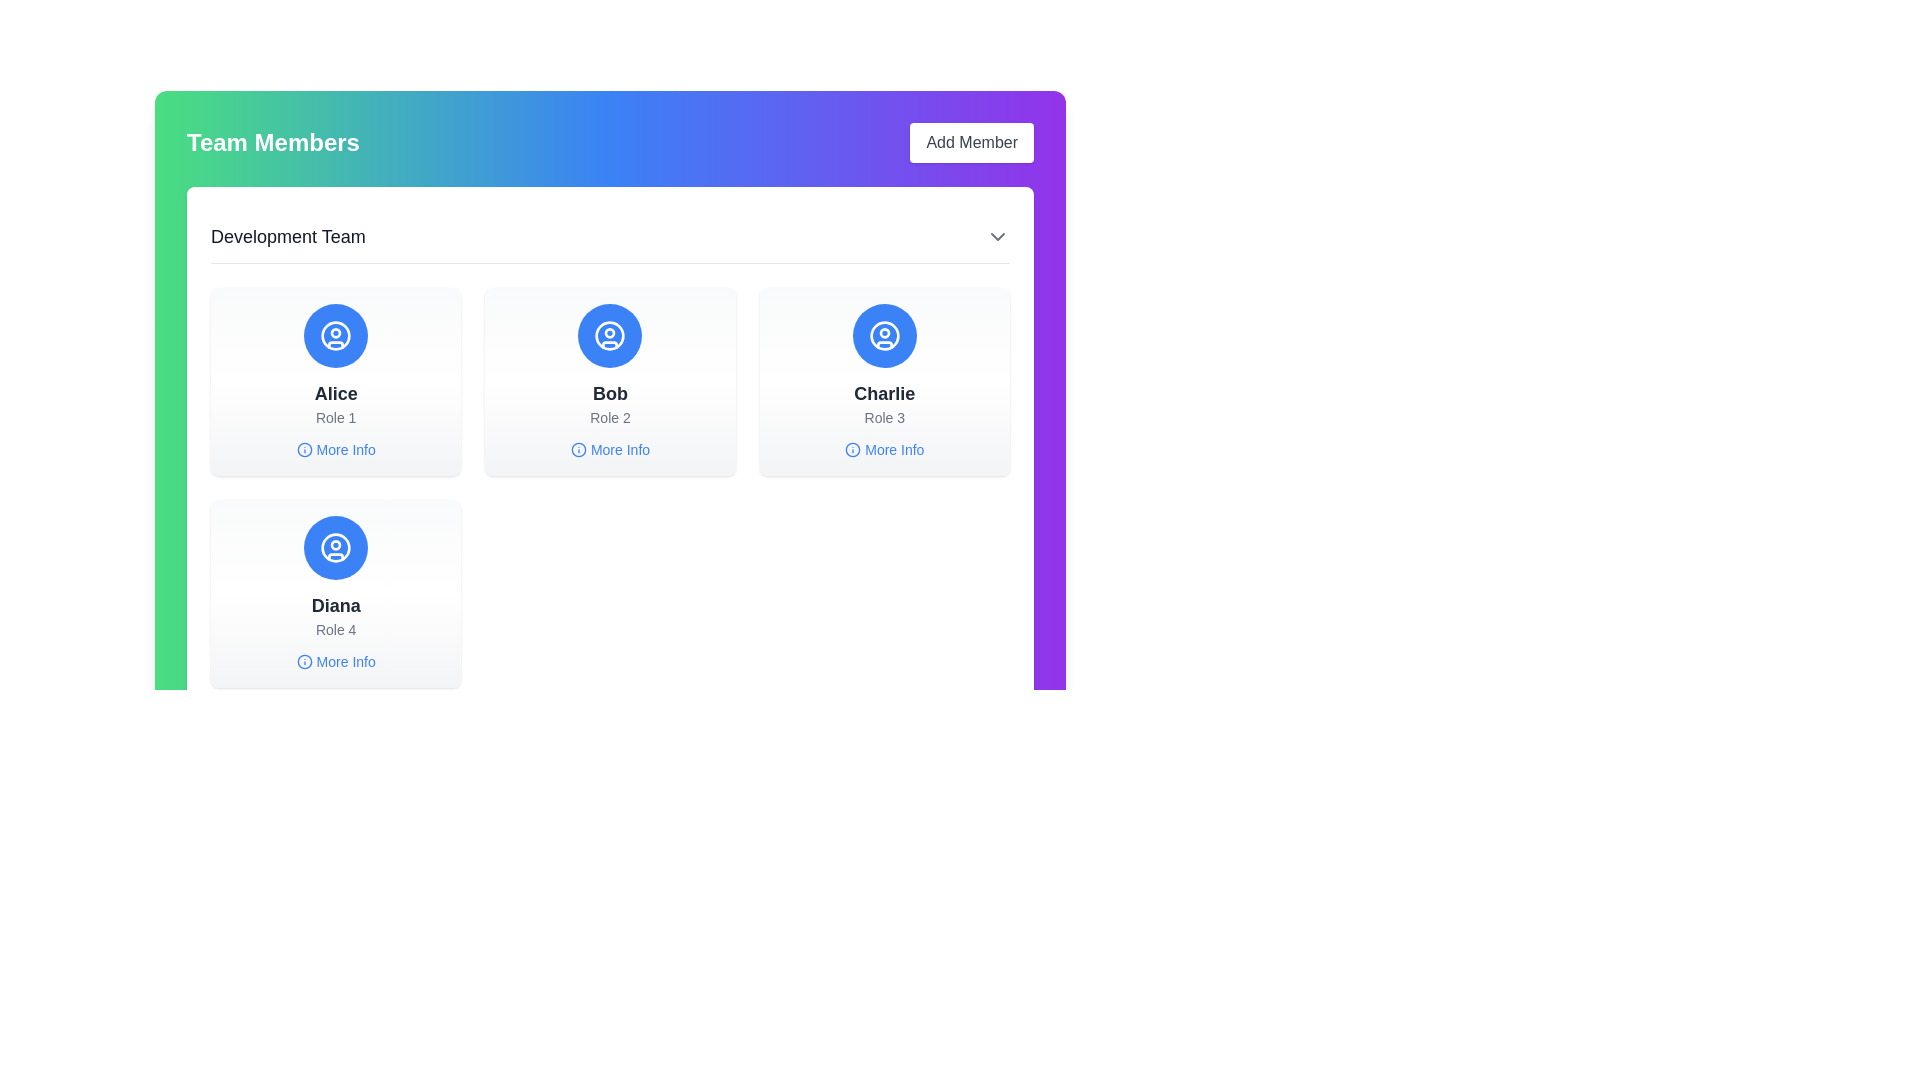 This screenshot has width=1920, height=1080. I want to click on the circular icon representing 'Bob' with a white outline of a person on a blue background in the avatar area of the 'Bob' card, located in the second column of the top row under 'Development Team', so click(609, 334).